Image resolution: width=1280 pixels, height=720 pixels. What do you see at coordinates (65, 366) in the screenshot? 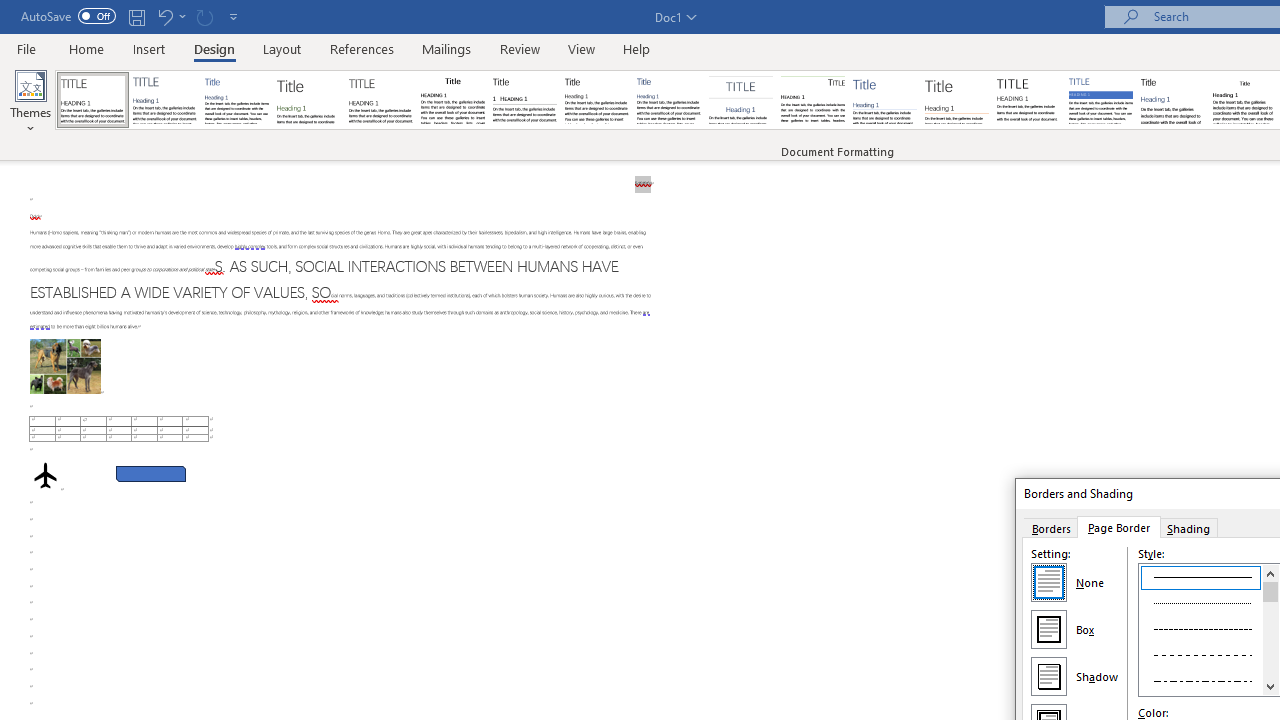
I see `'Morphological variation in six dogs'` at bounding box center [65, 366].